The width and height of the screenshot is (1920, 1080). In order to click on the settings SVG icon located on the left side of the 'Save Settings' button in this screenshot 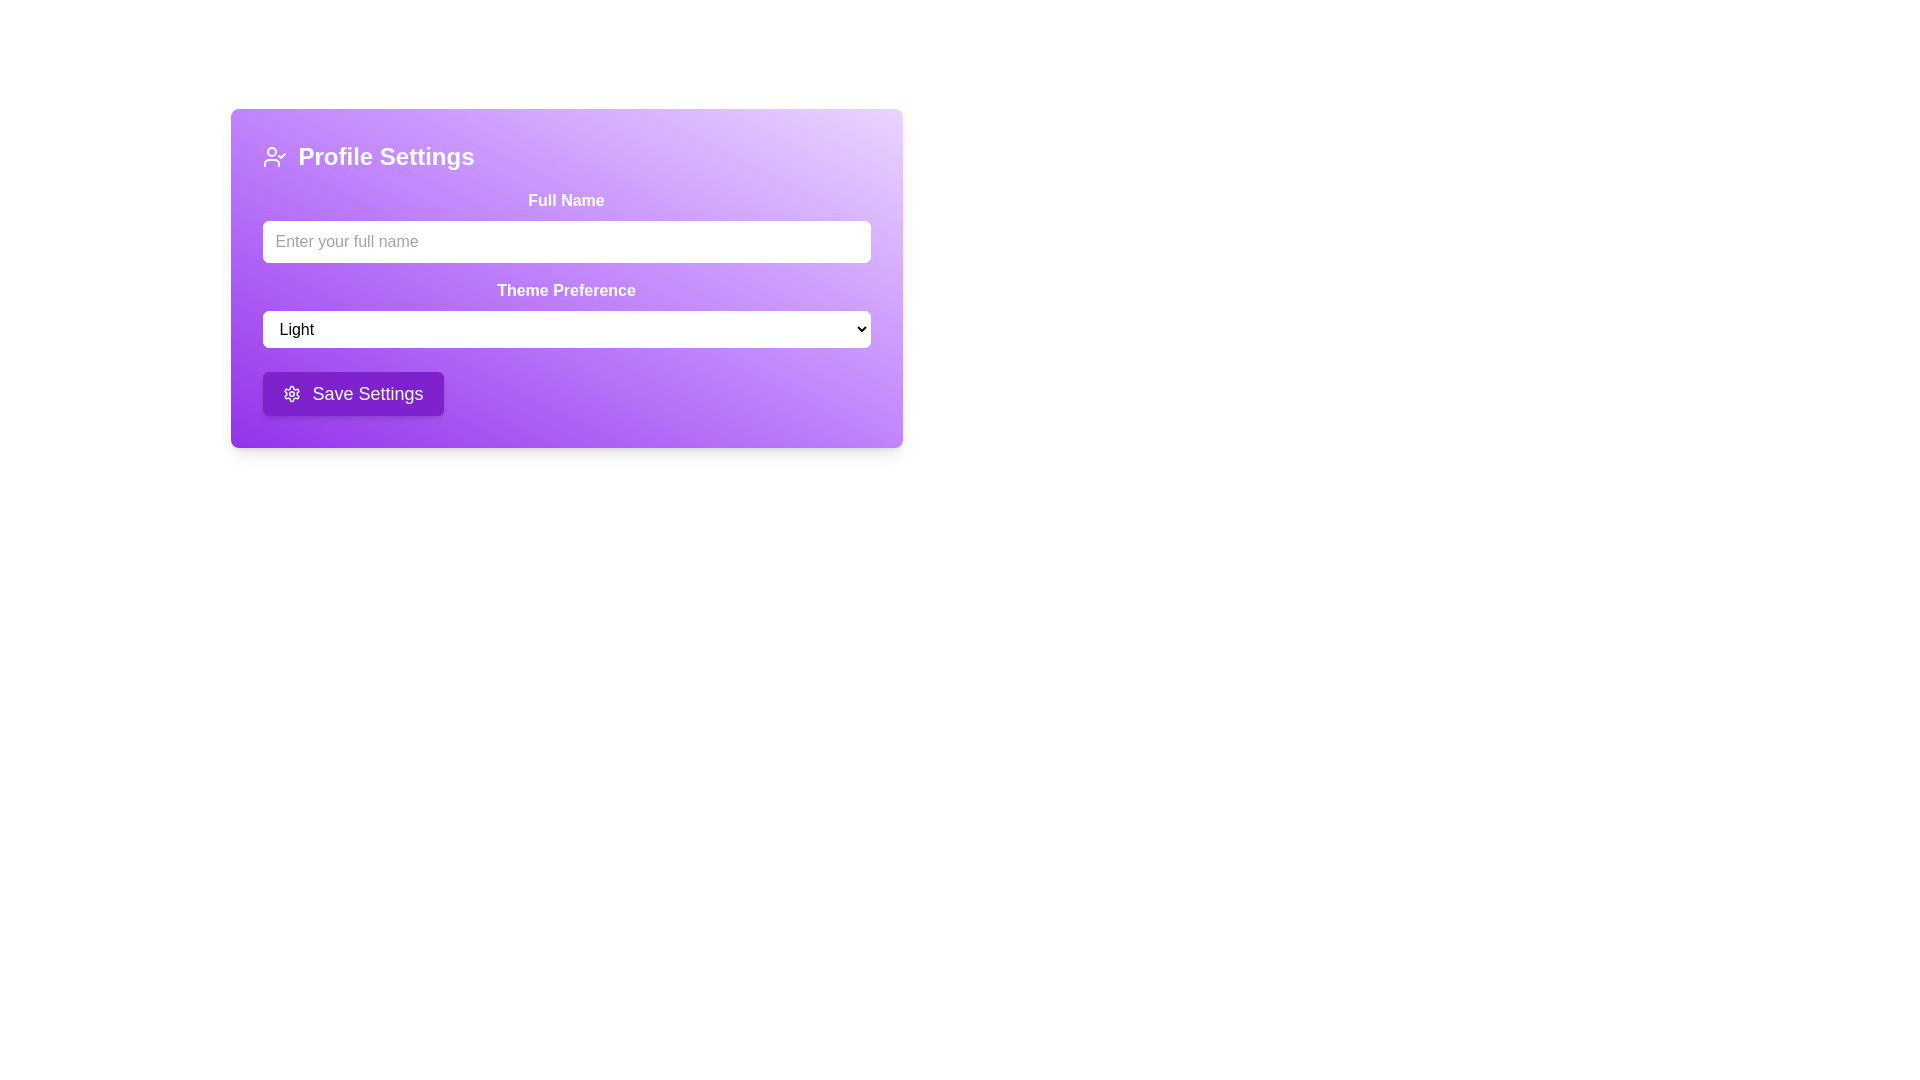, I will do `click(290, 393)`.